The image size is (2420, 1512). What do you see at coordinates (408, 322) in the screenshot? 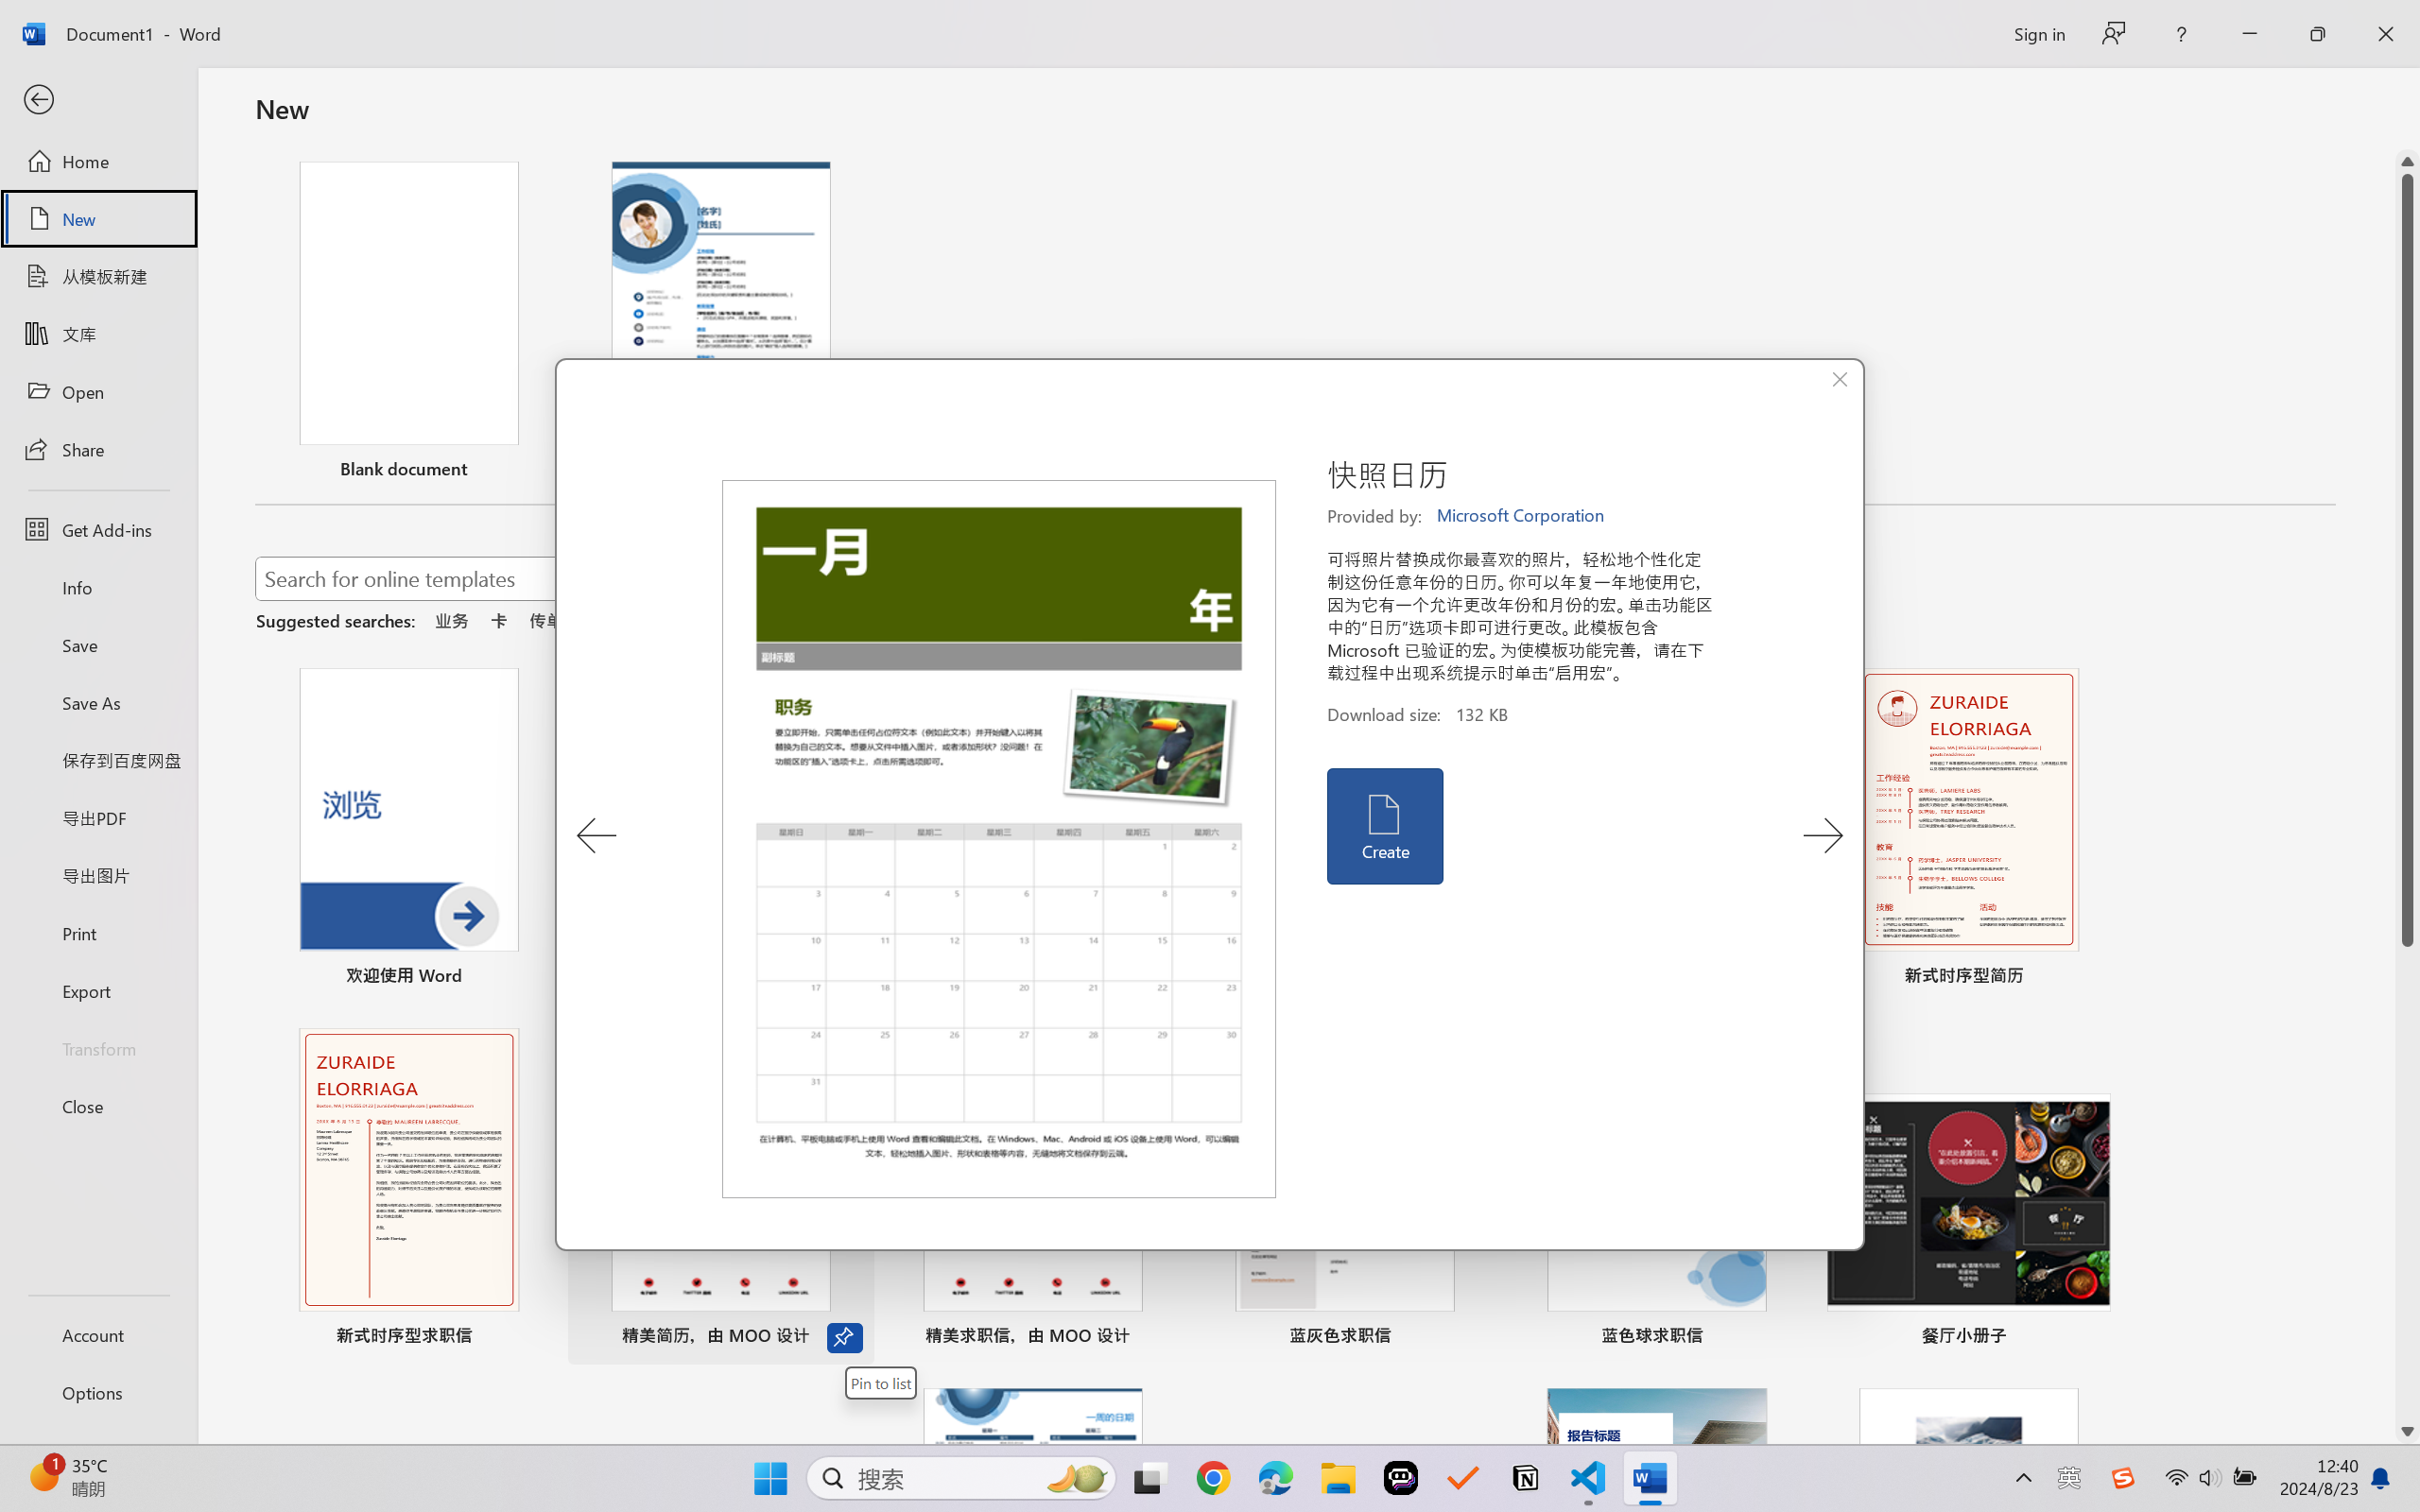
I see `'Blank document'` at bounding box center [408, 322].